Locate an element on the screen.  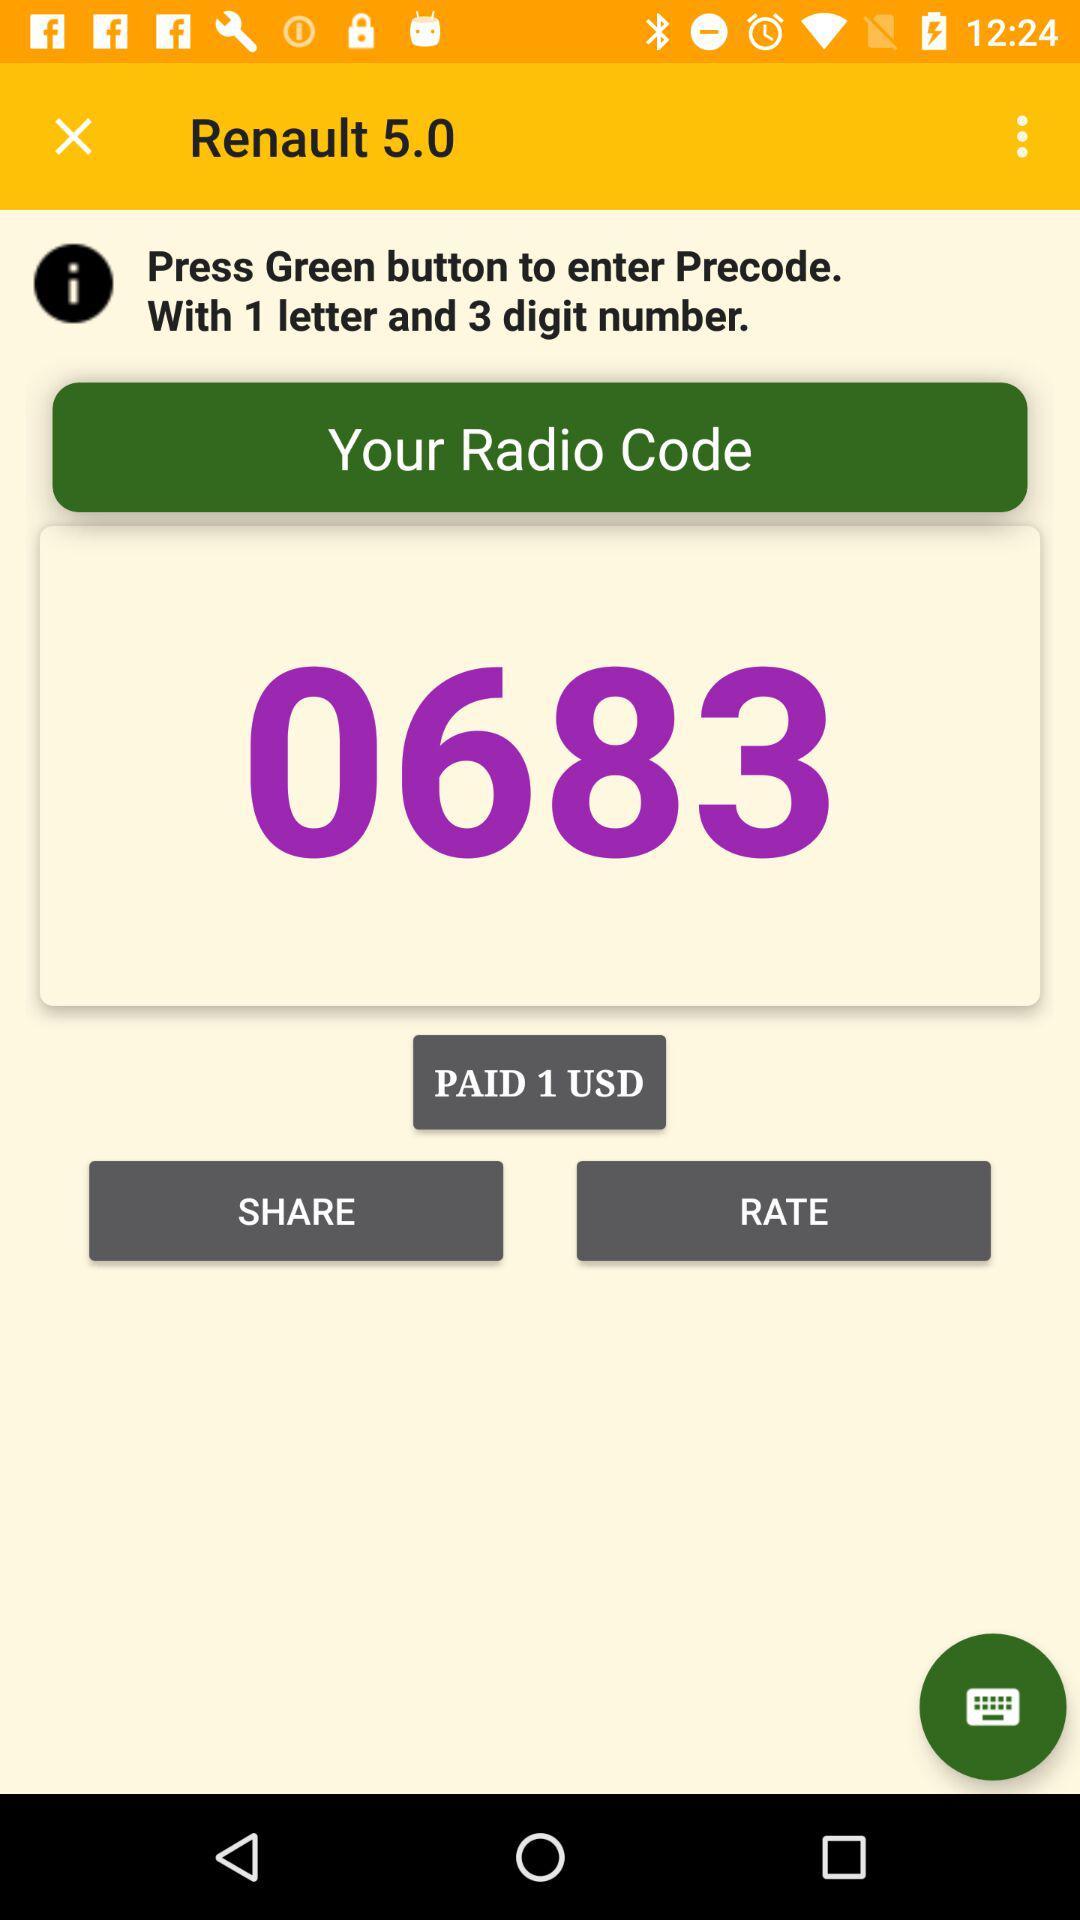
the icon below paid 1 usd icon is located at coordinates (296, 1209).